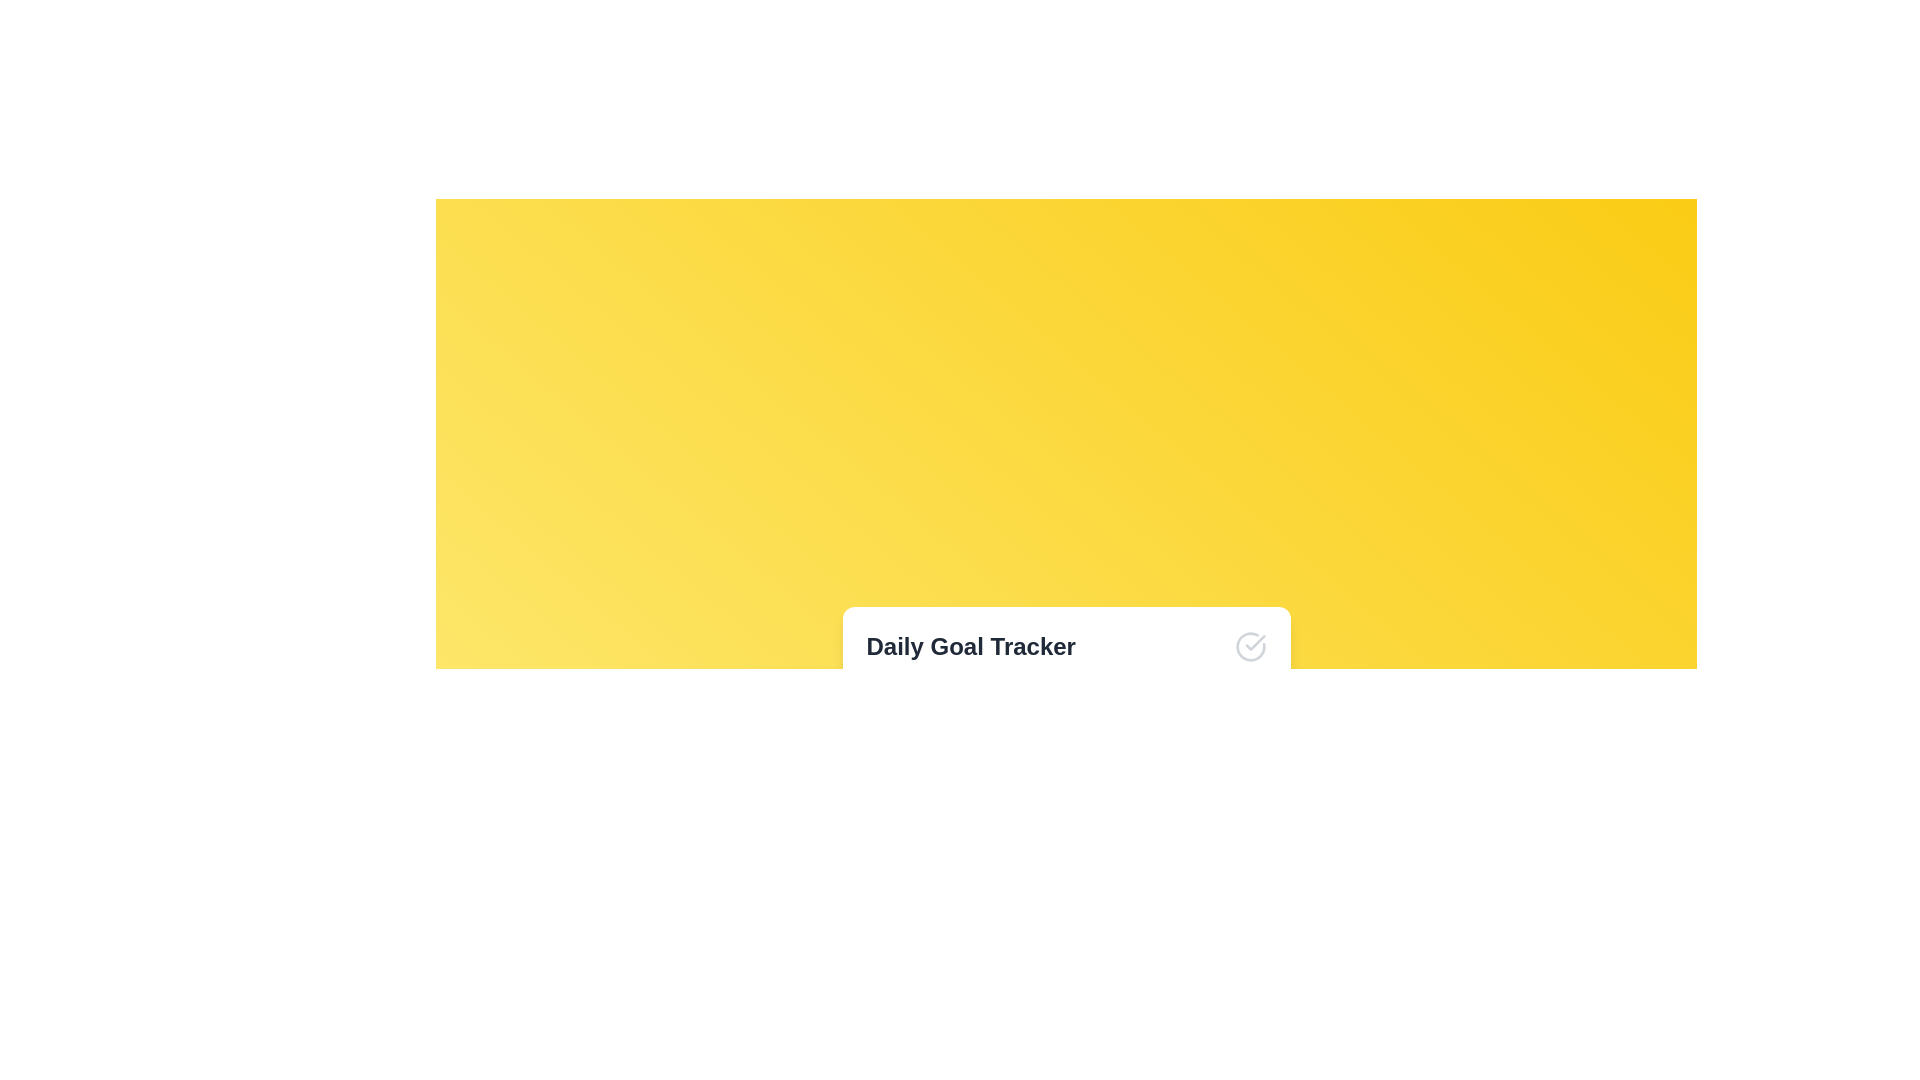 Image resolution: width=1920 pixels, height=1080 pixels. I want to click on the checkmark symbol within the SVG graphic element that indicates completion, located on the right side of the card containing the 'Daily Goal Tracker' text, so click(1254, 643).